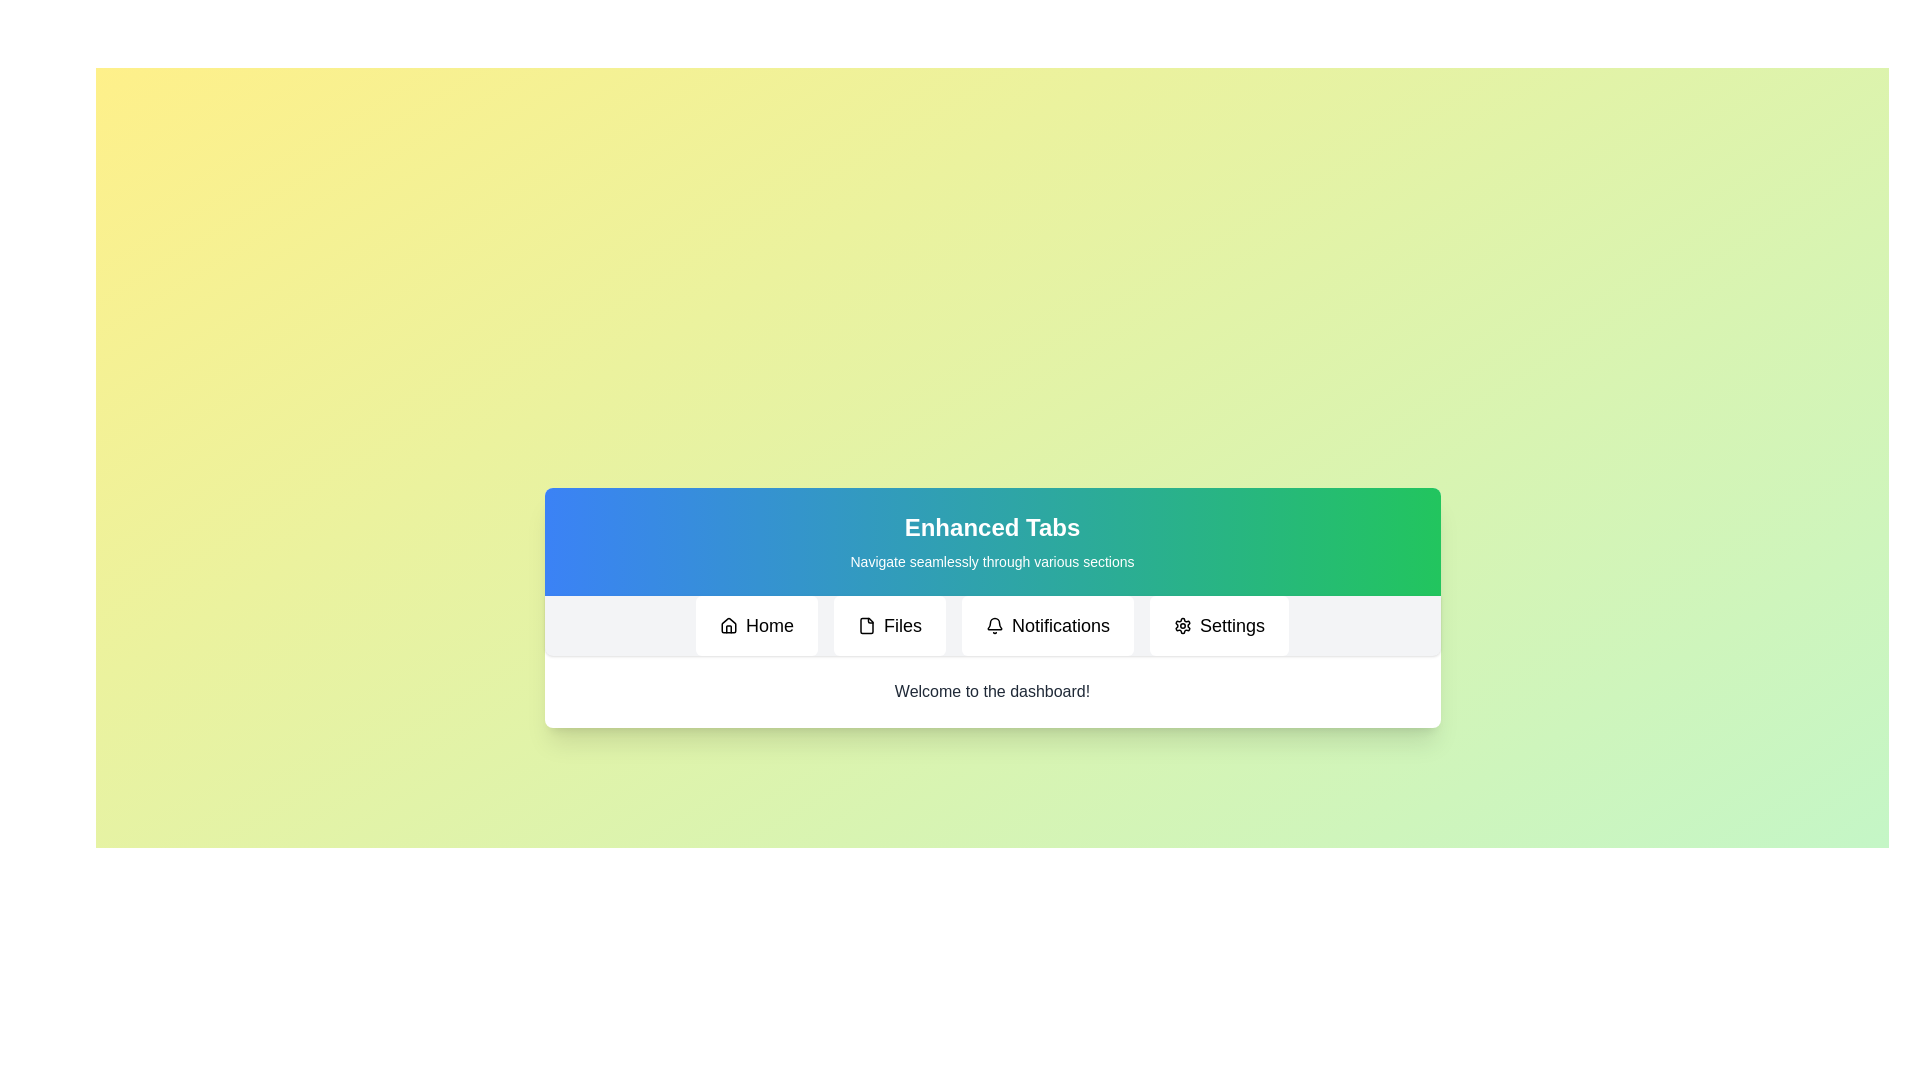 The image size is (1920, 1080). What do you see at coordinates (728, 624) in the screenshot?
I see `the house outline icon located in the 'Home' tab of the navigation bar` at bounding box center [728, 624].